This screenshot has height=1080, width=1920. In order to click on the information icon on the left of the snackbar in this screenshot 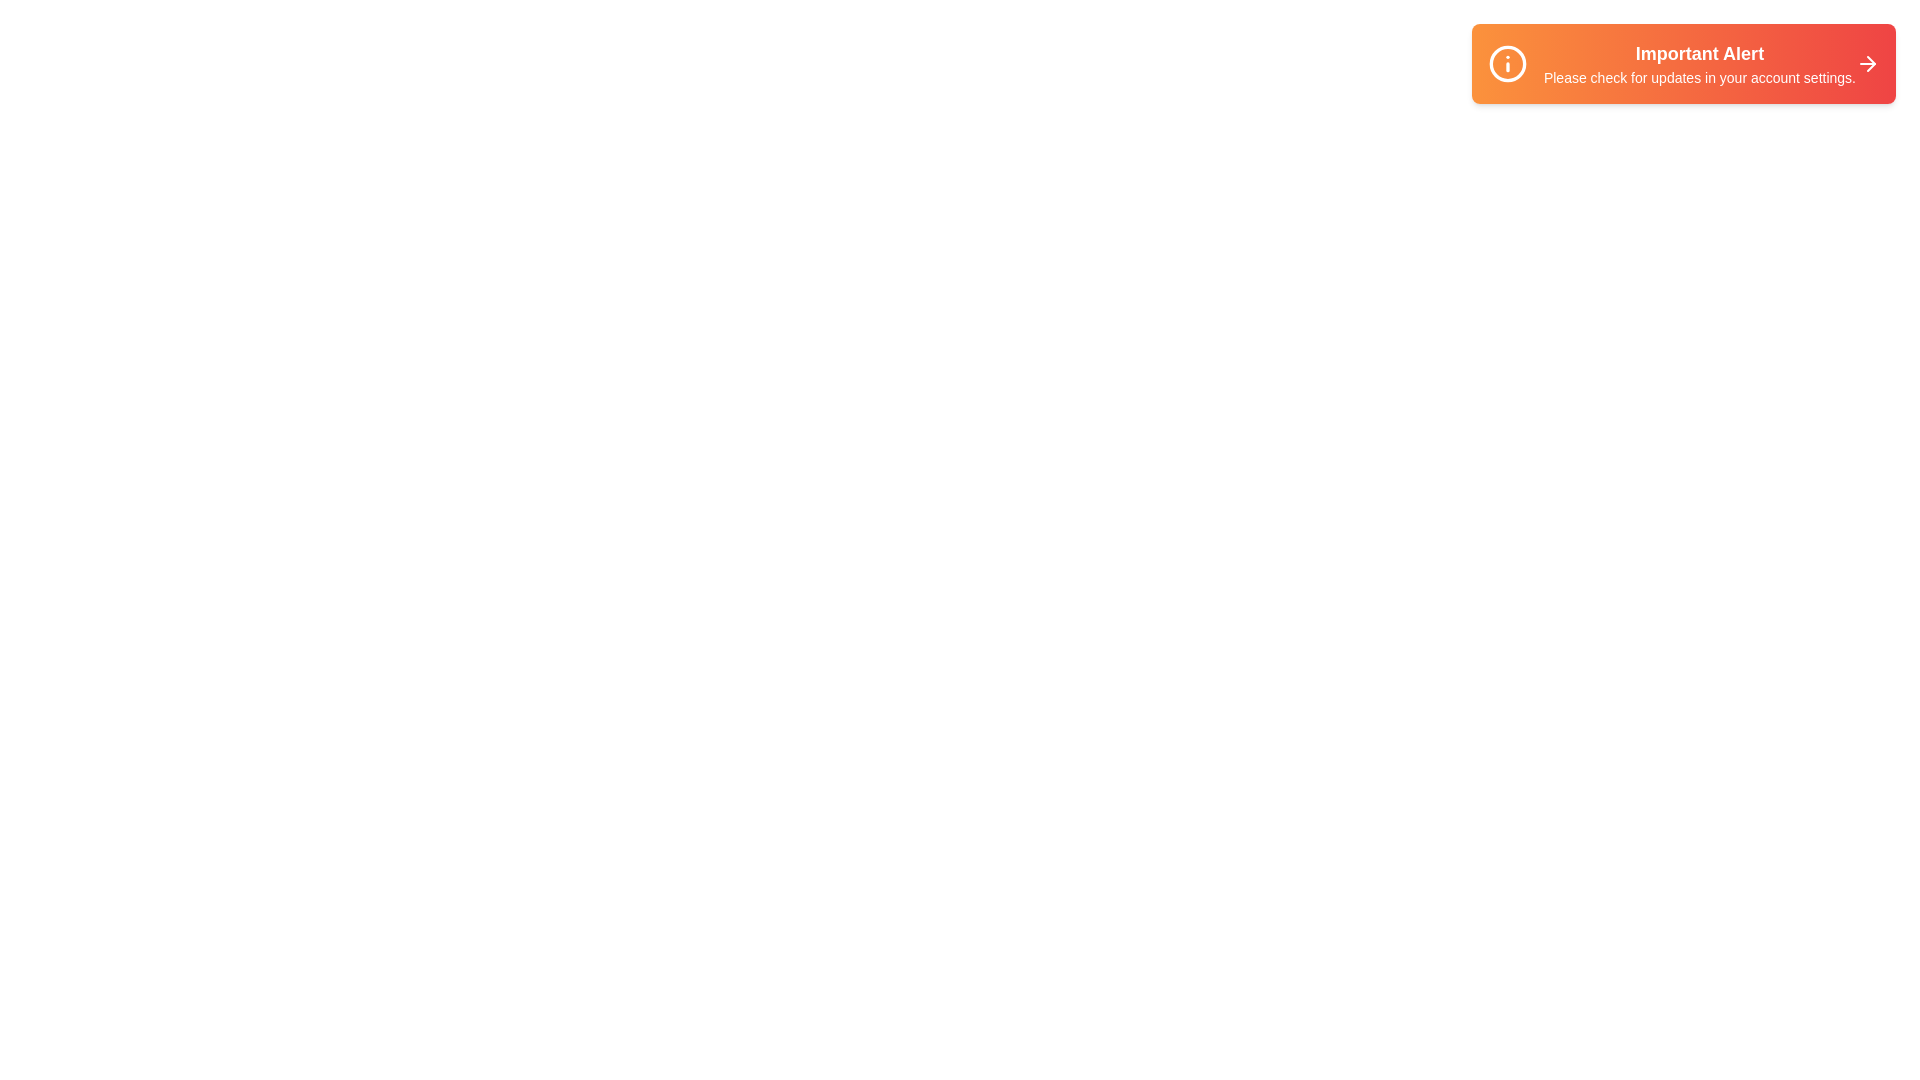, I will do `click(1507, 63)`.